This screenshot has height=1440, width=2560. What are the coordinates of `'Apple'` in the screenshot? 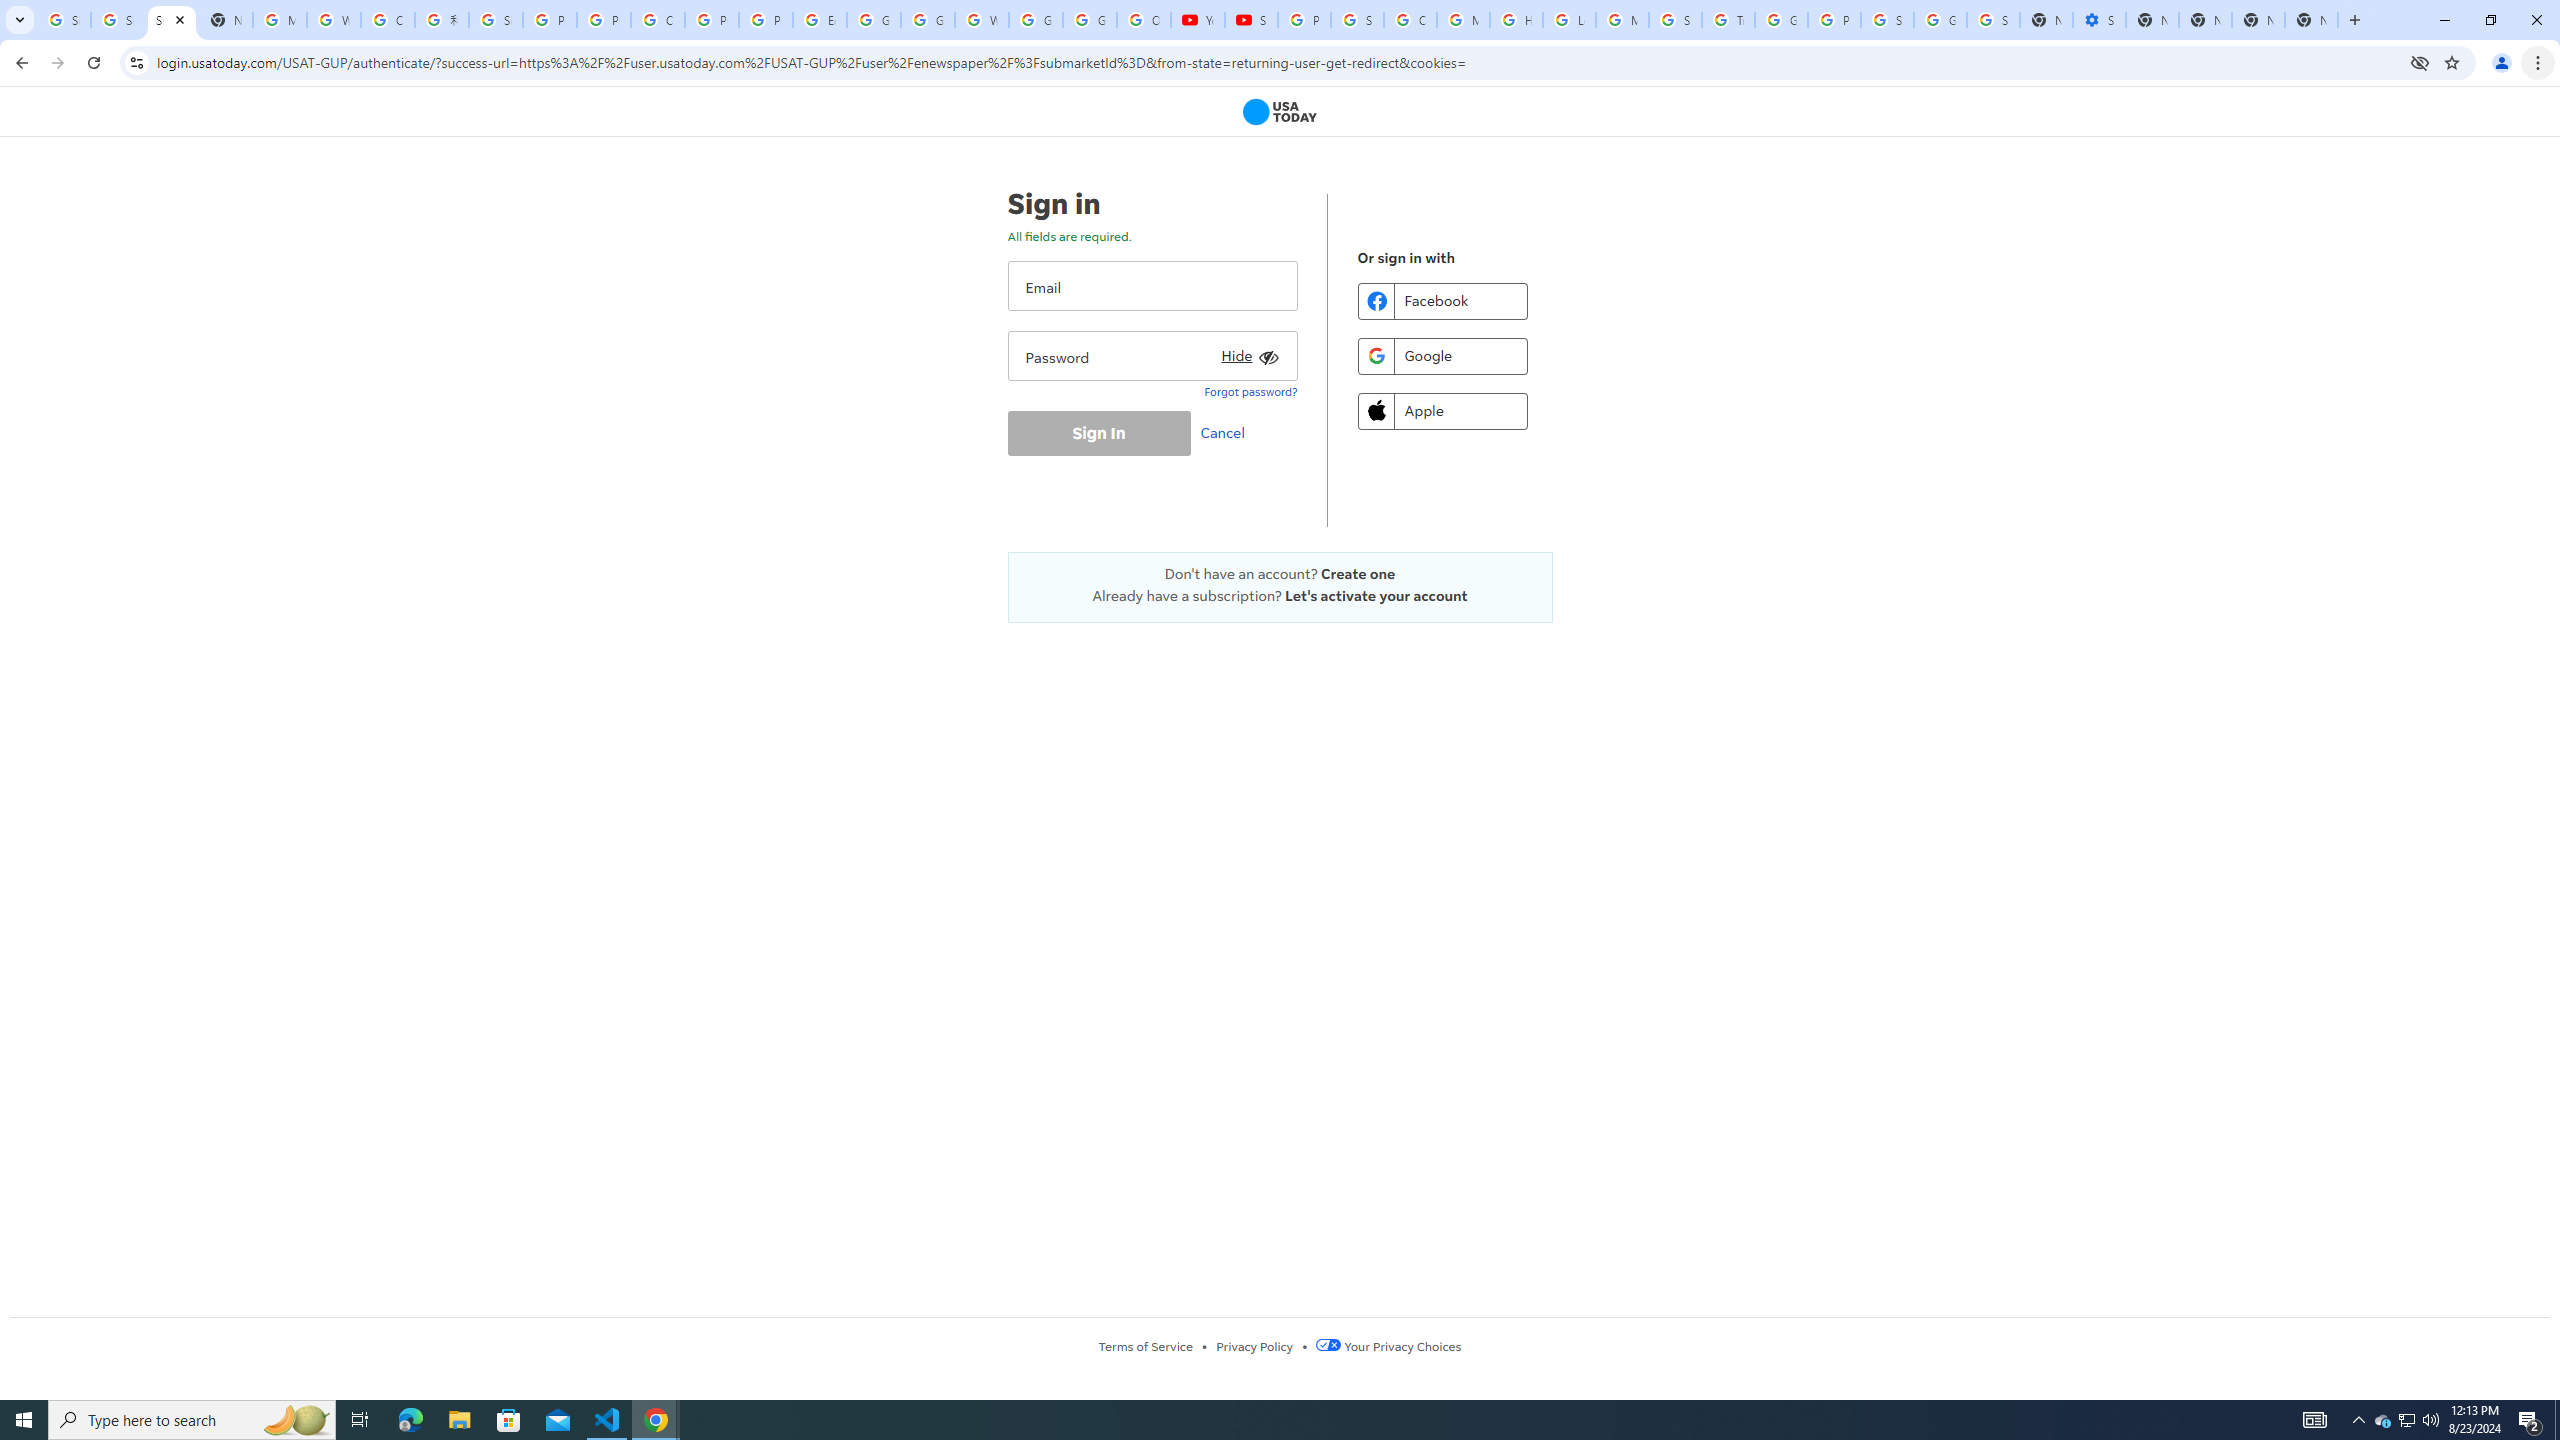 It's located at (1442, 410).